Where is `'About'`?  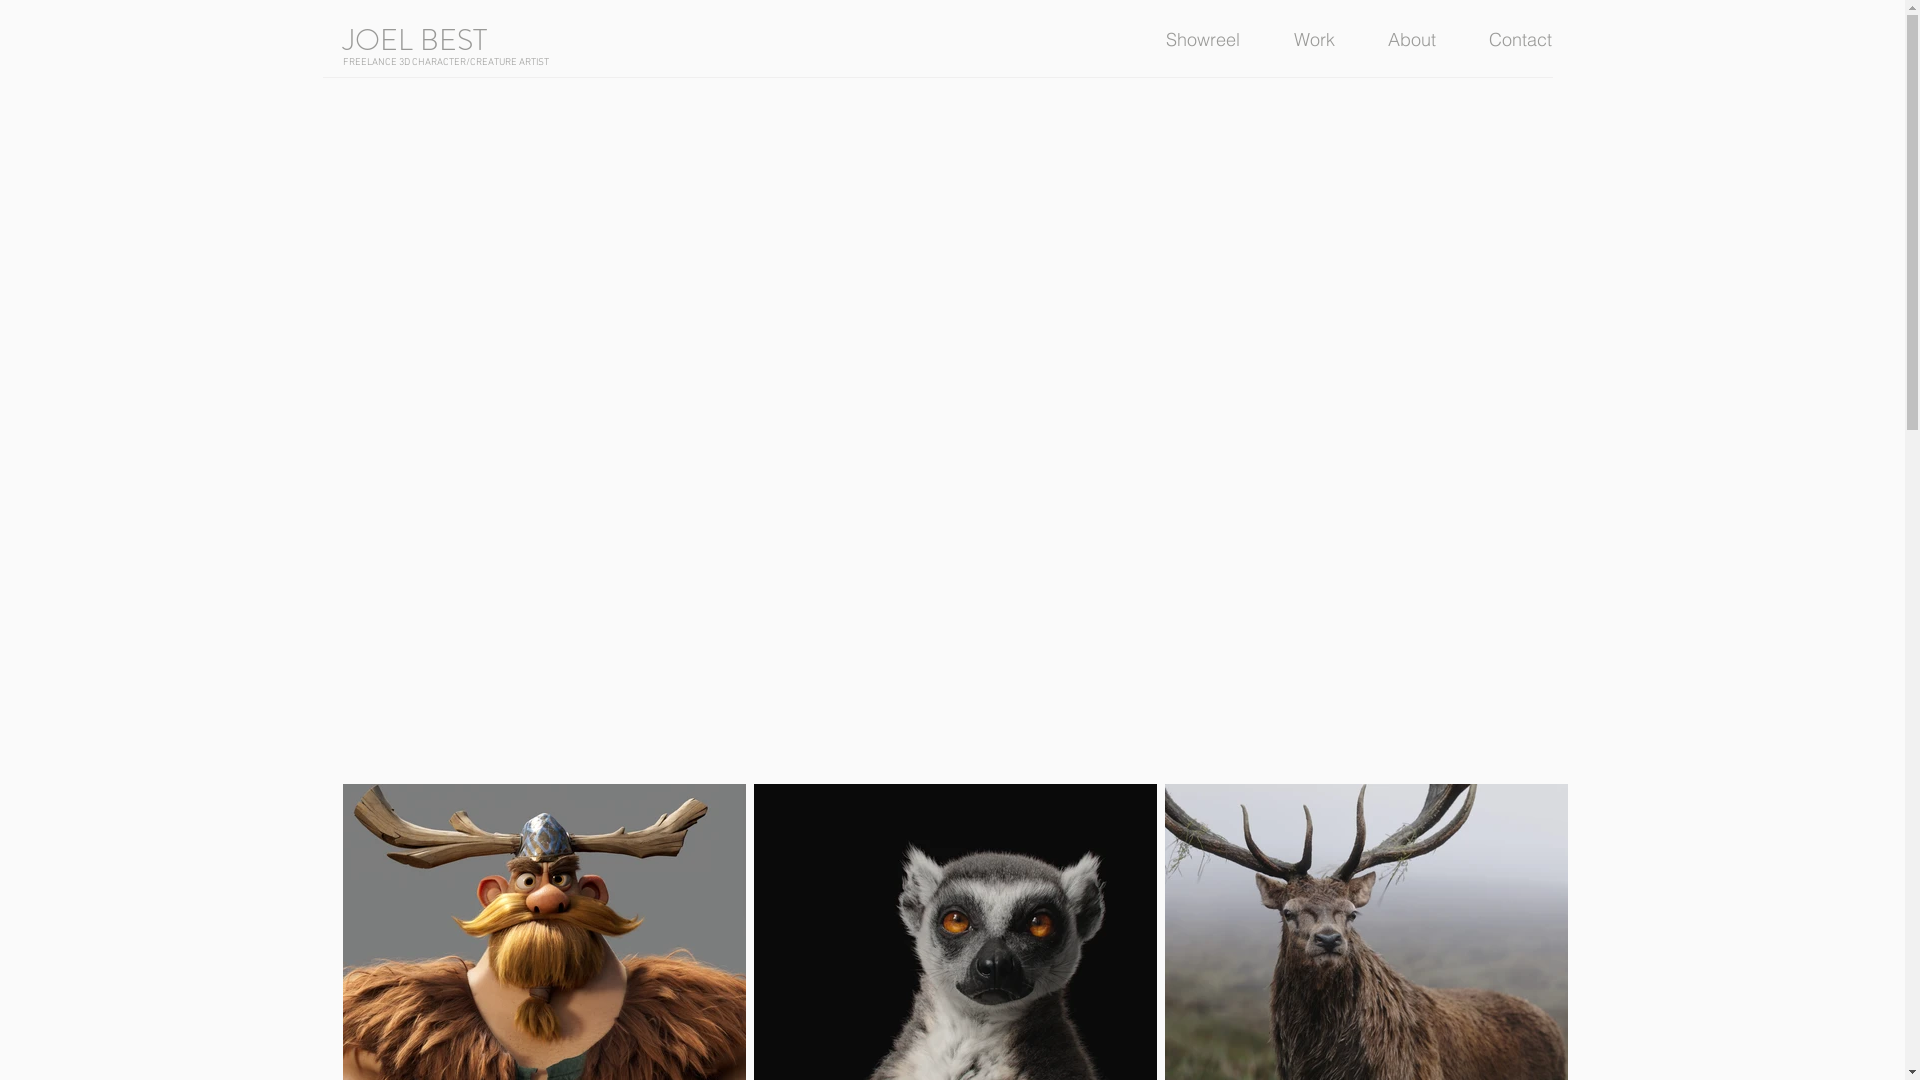
'About' is located at coordinates (1371, 39).